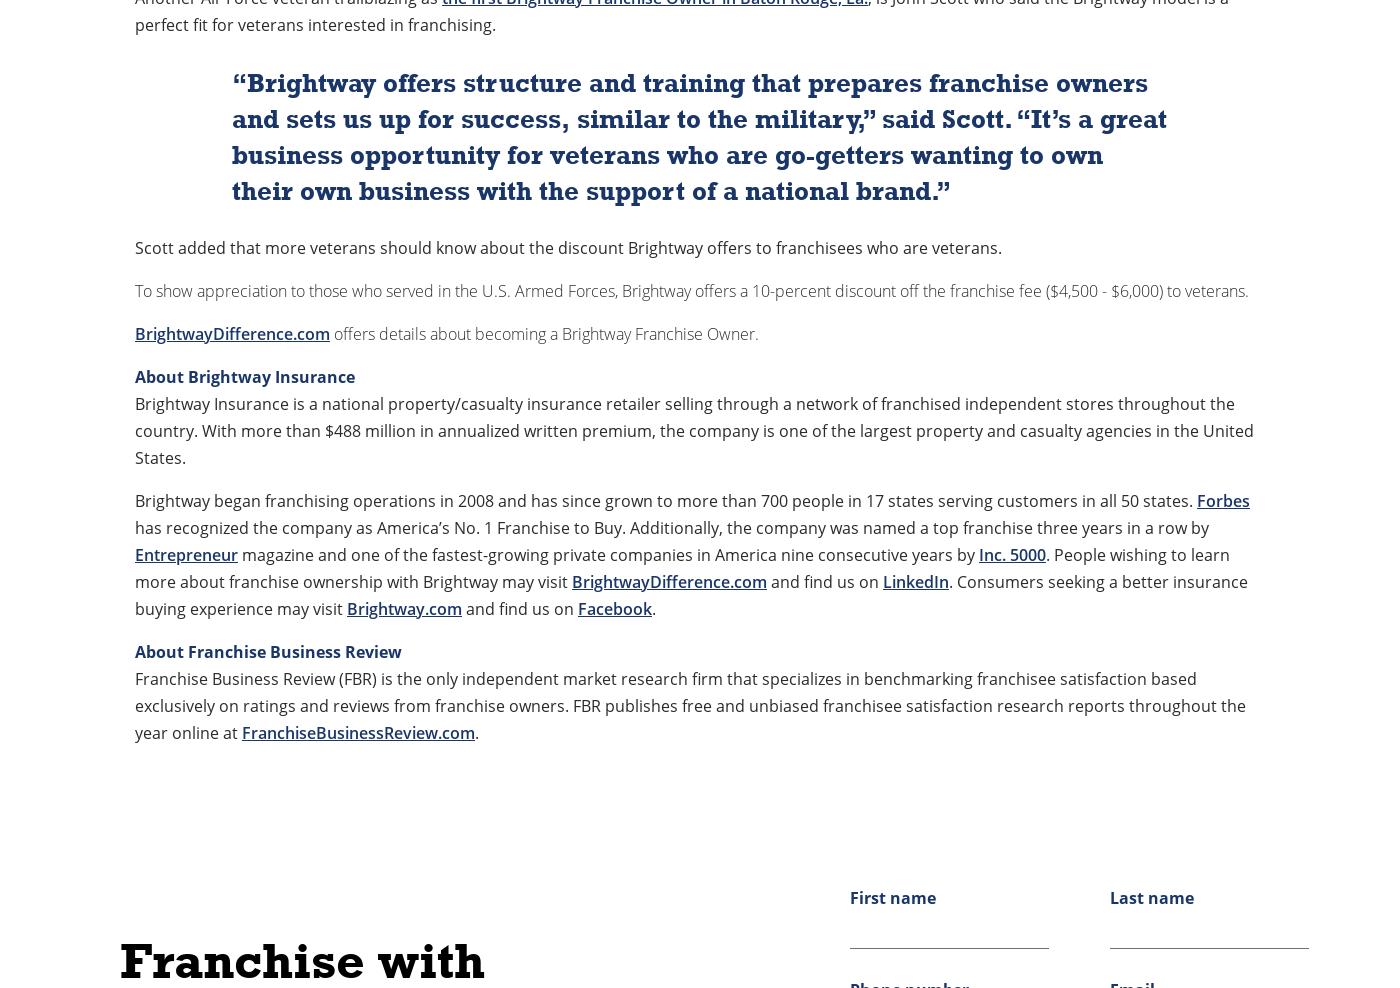 This screenshot has height=988, width=1400. What do you see at coordinates (916, 581) in the screenshot?
I see `'LinkedIn'` at bounding box center [916, 581].